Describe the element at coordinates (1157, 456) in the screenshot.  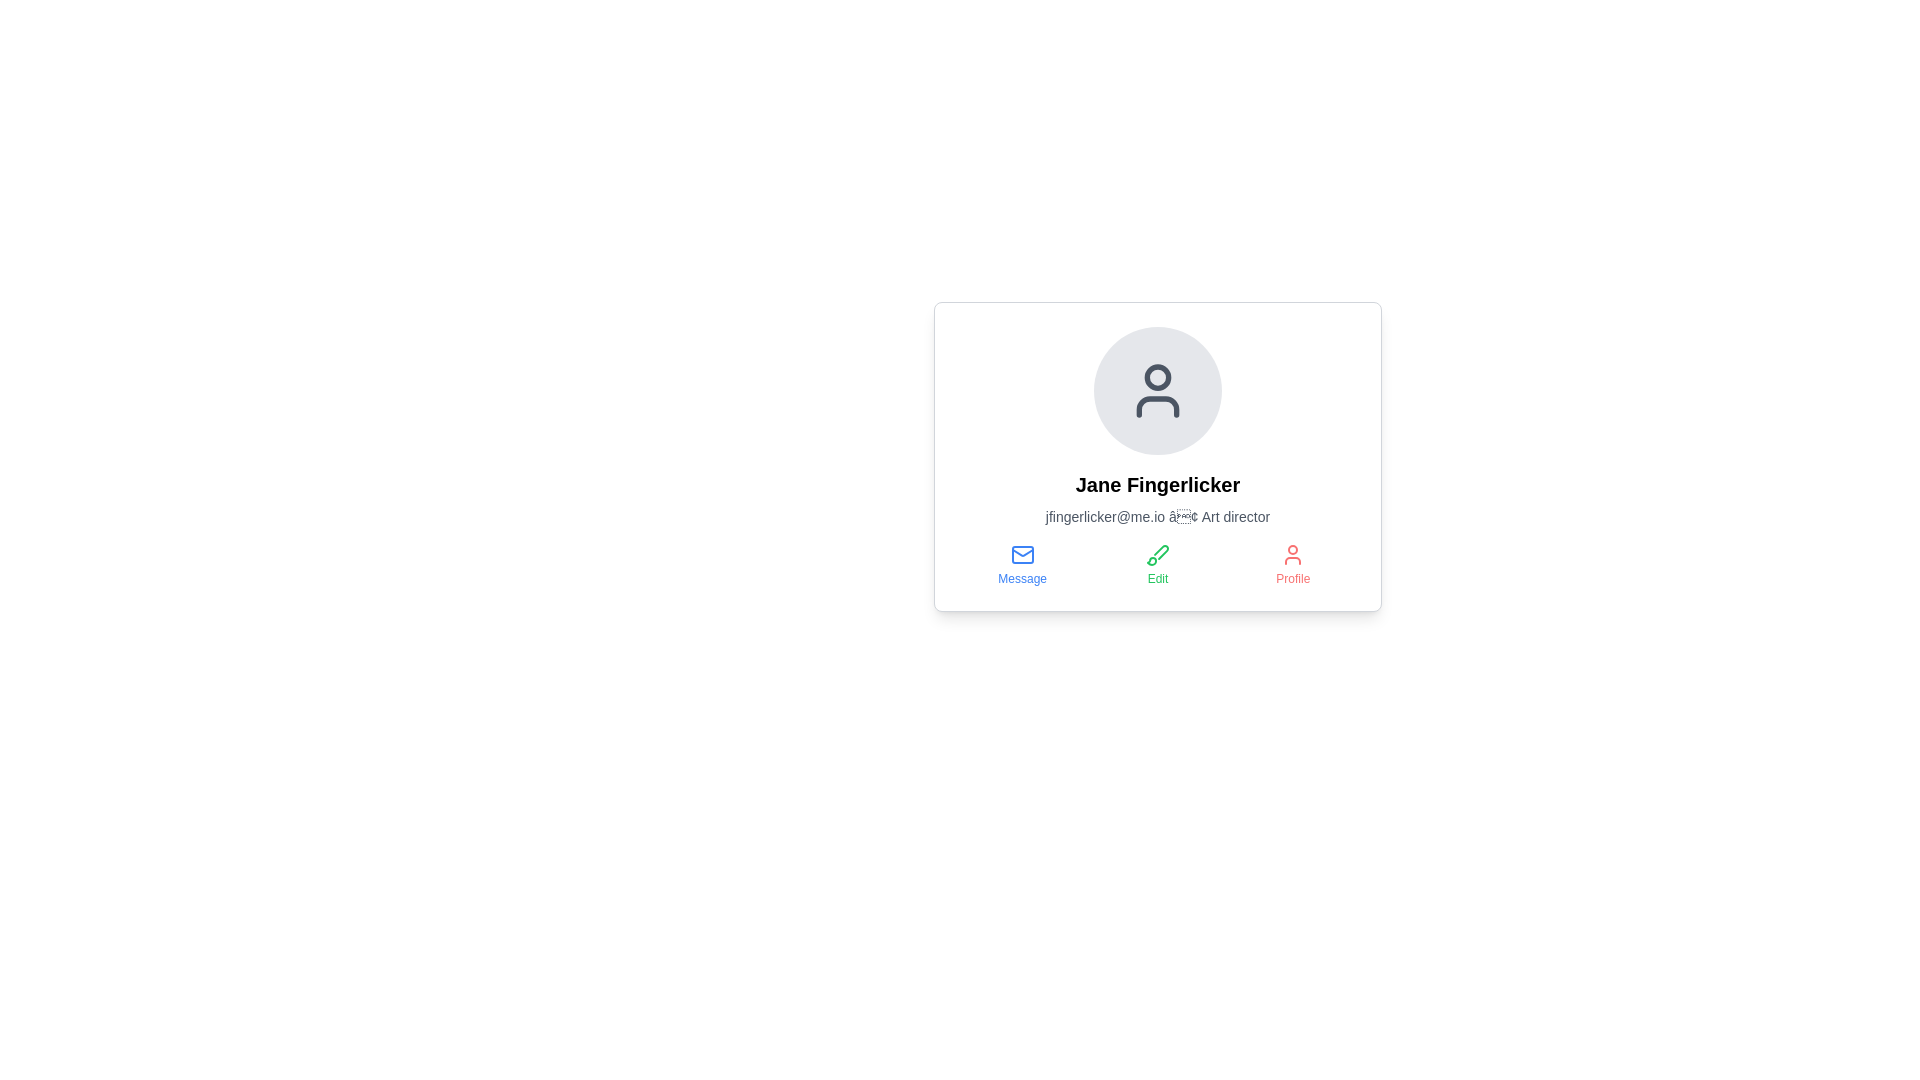
I see `the Profile card` at that location.